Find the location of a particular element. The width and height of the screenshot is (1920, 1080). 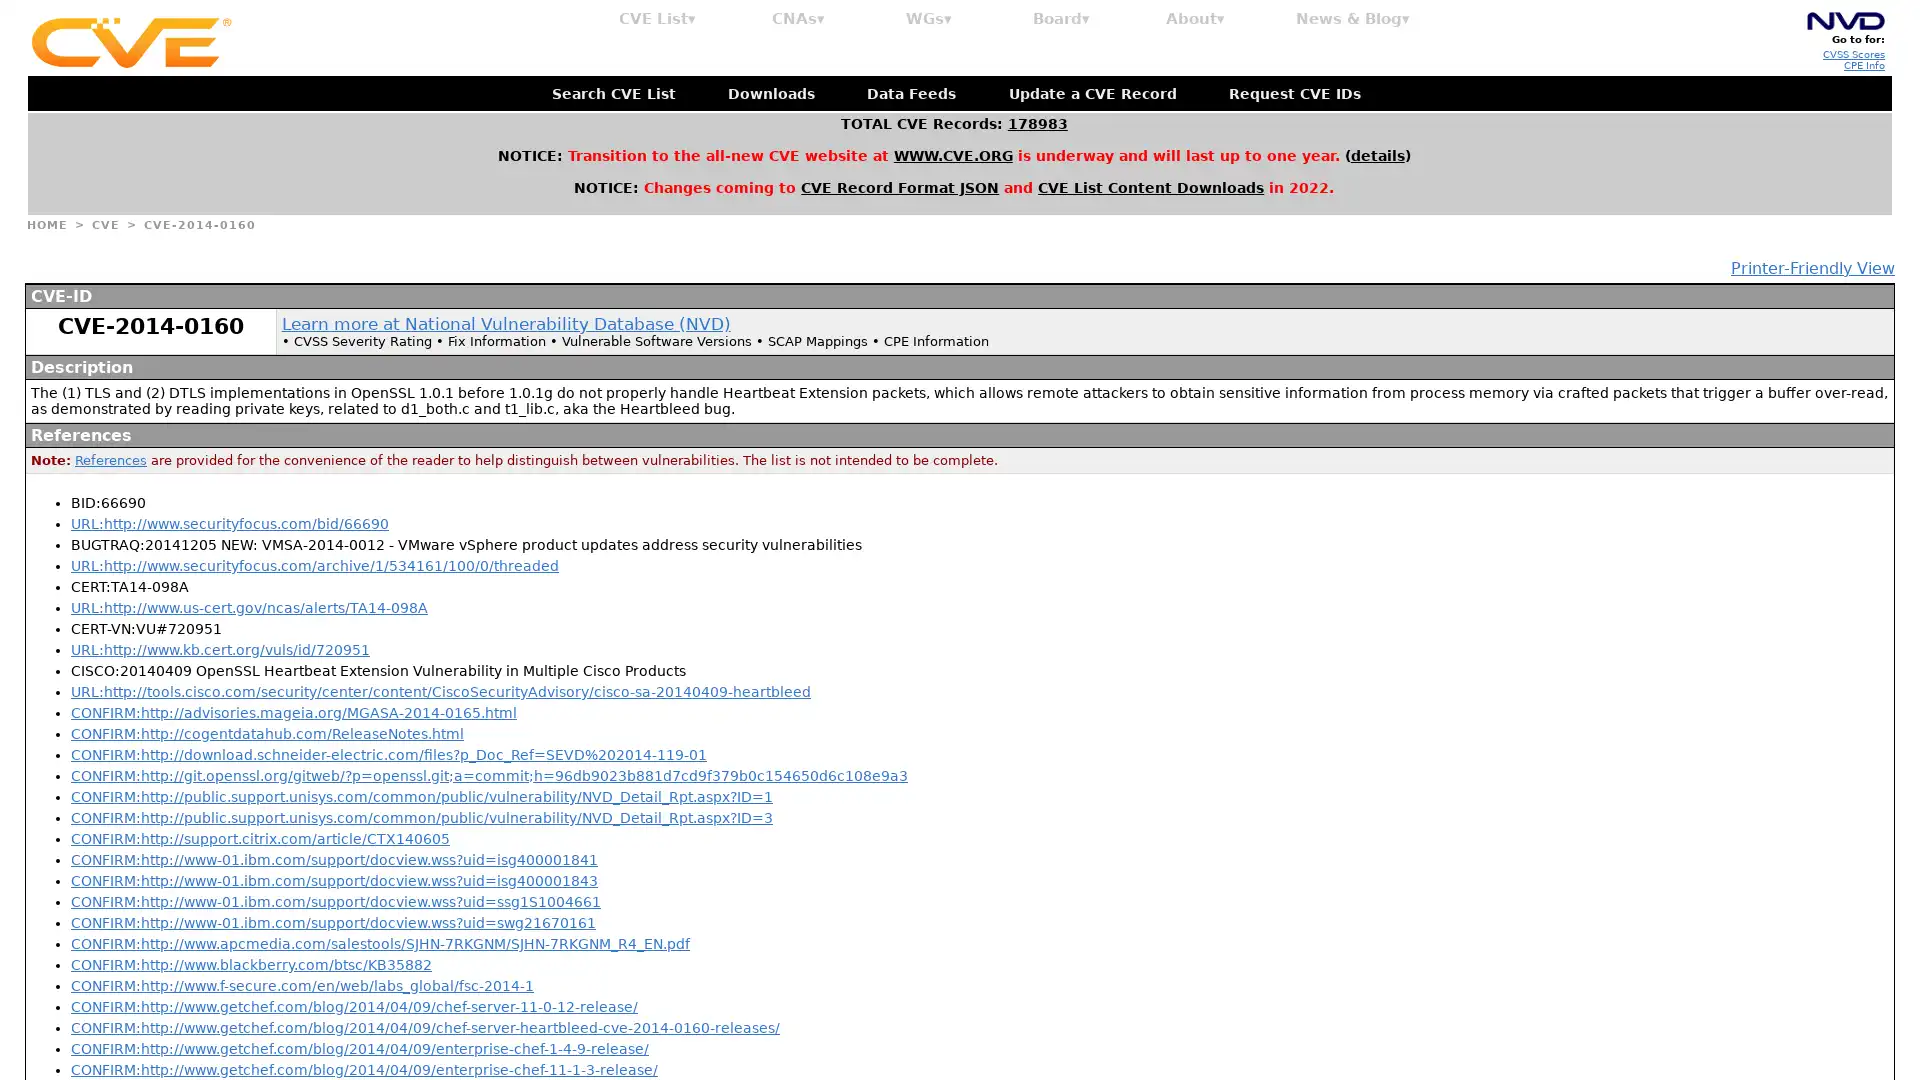

CVE List is located at coordinates (657, 19).